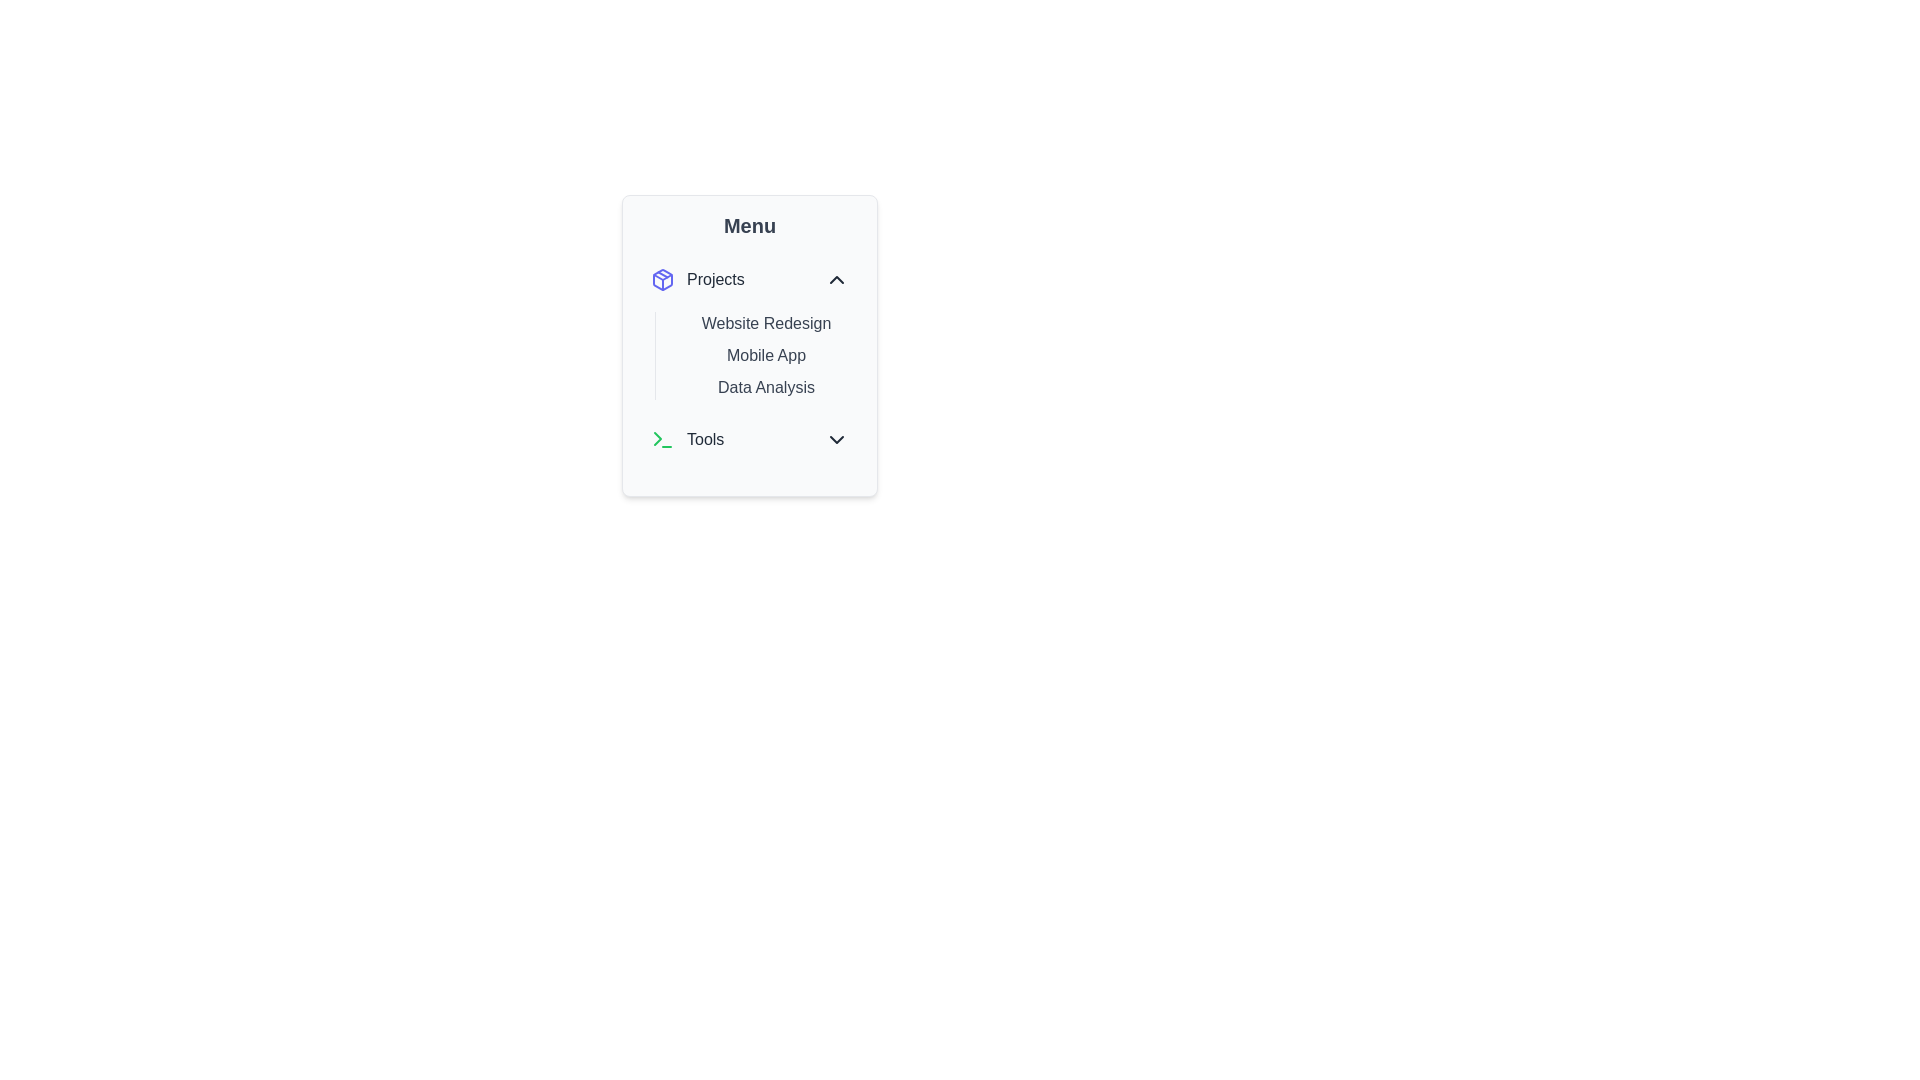 This screenshot has height=1080, width=1920. What do you see at coordinates (748, 358) in the screenshot?
I see `the 'Mobile App' text label, which is a clickable link located between 'Website Redesign' and 'Data Analysis' under the 'Projects' section` at bounding box center [748, 358].